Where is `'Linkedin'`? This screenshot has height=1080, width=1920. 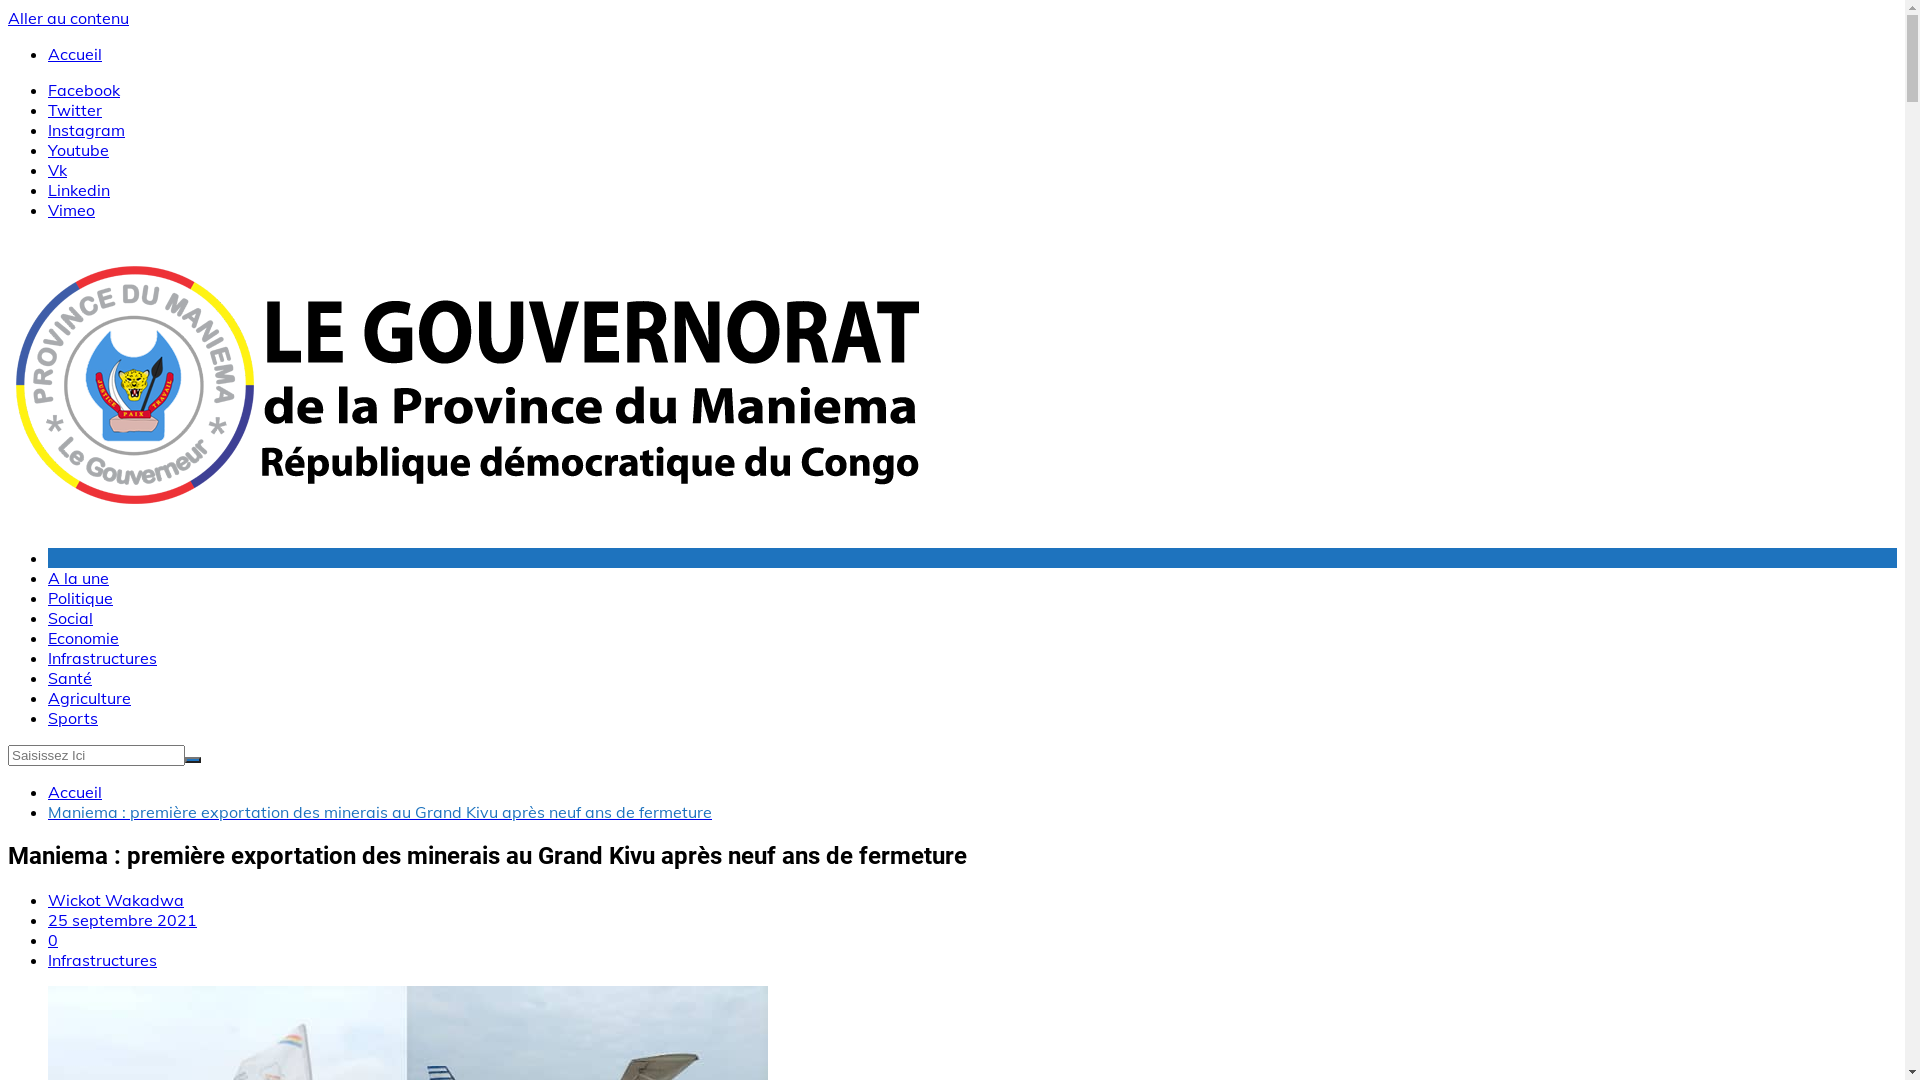
'Linkedin' is located at coordinates (78, 189).